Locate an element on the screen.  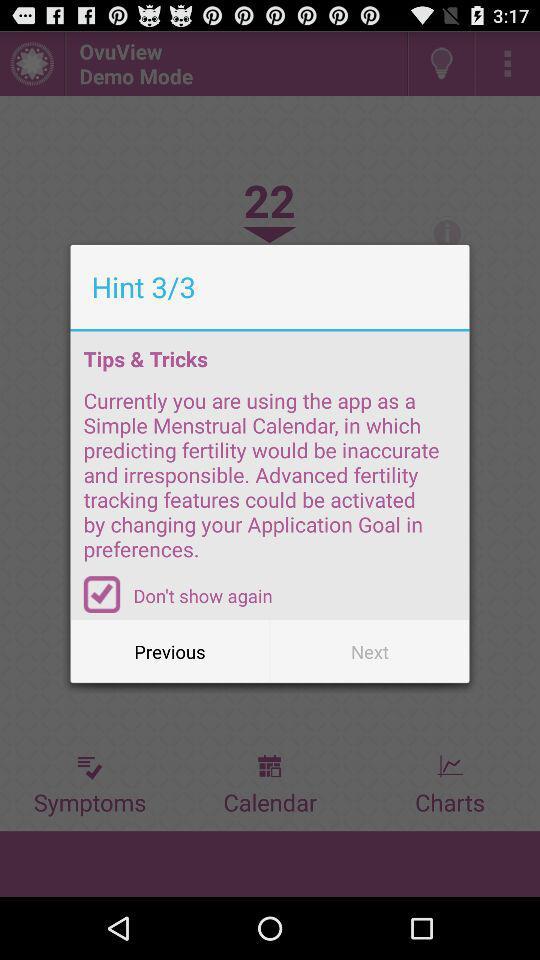
icon below the currently you are item is located at coordinates (102, 594).